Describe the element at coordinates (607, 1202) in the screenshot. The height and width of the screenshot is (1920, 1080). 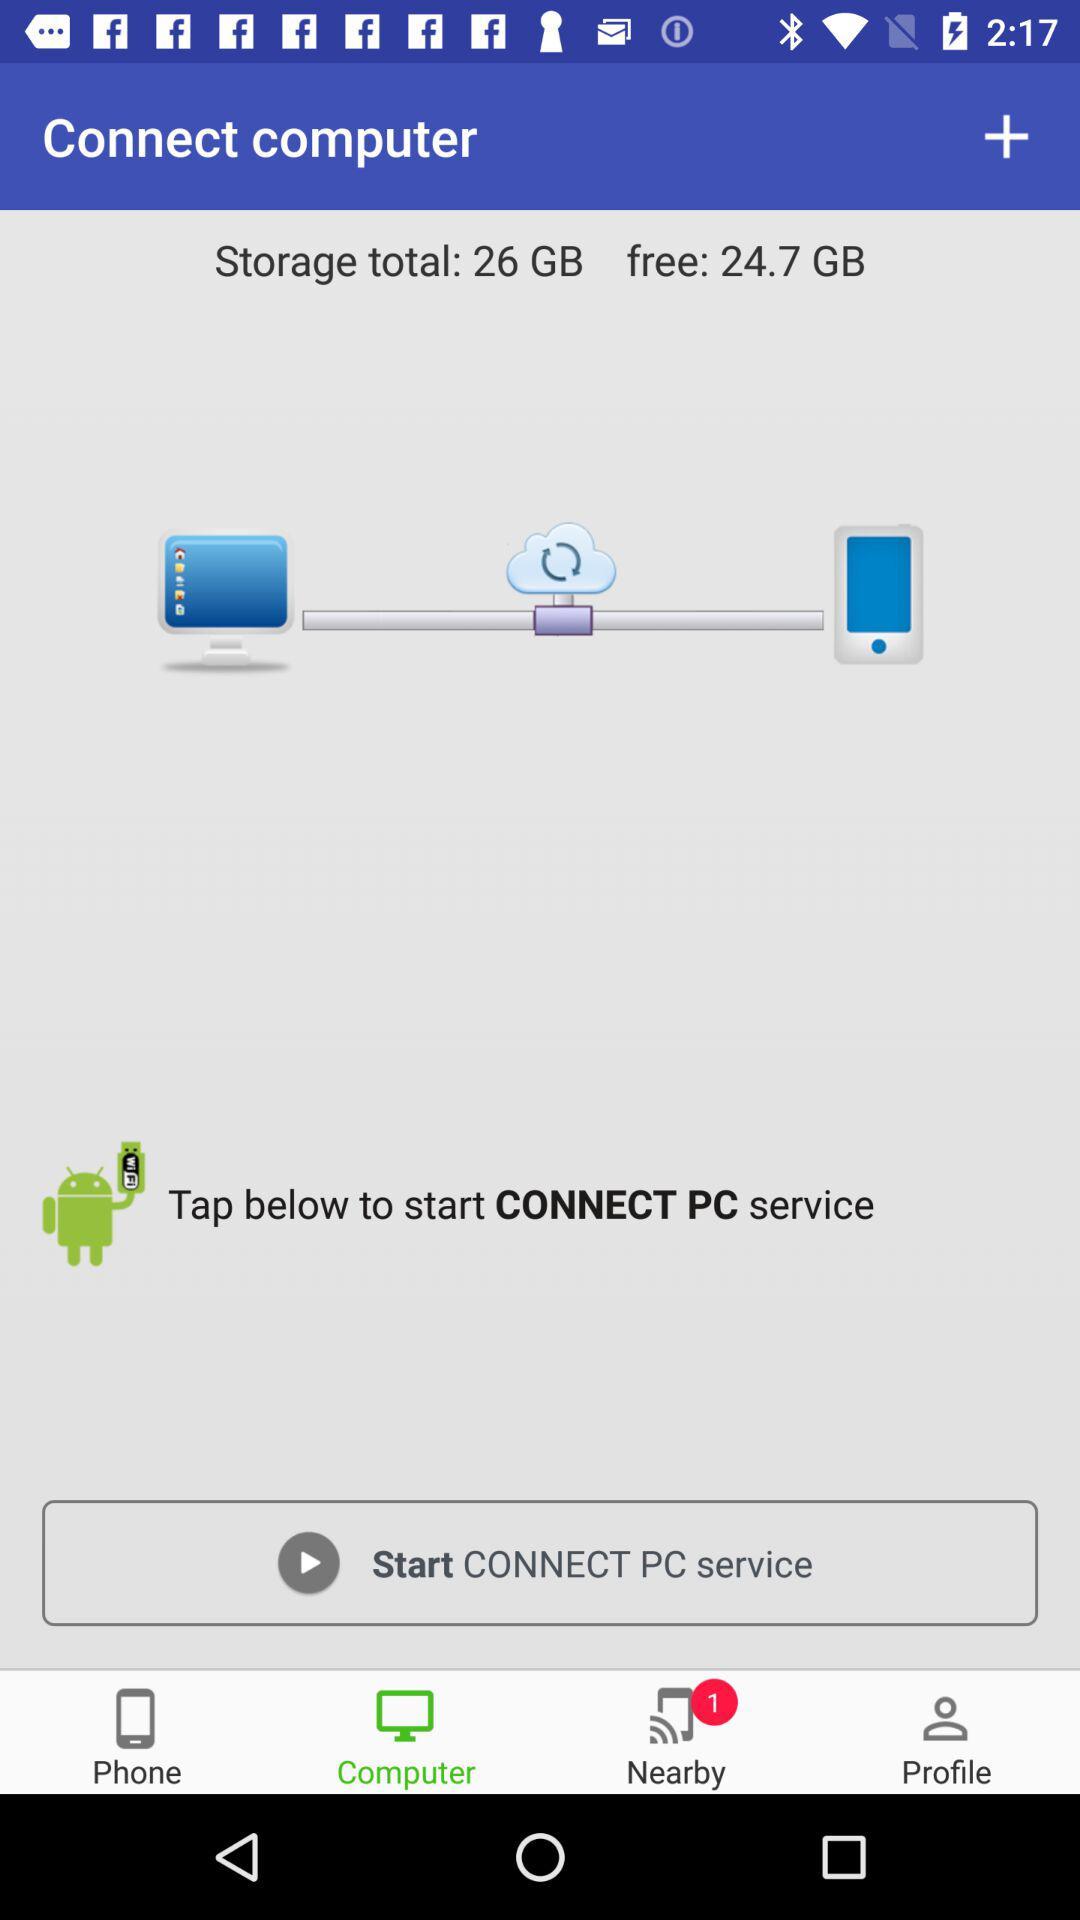
I see `the tap below to app` at that location.